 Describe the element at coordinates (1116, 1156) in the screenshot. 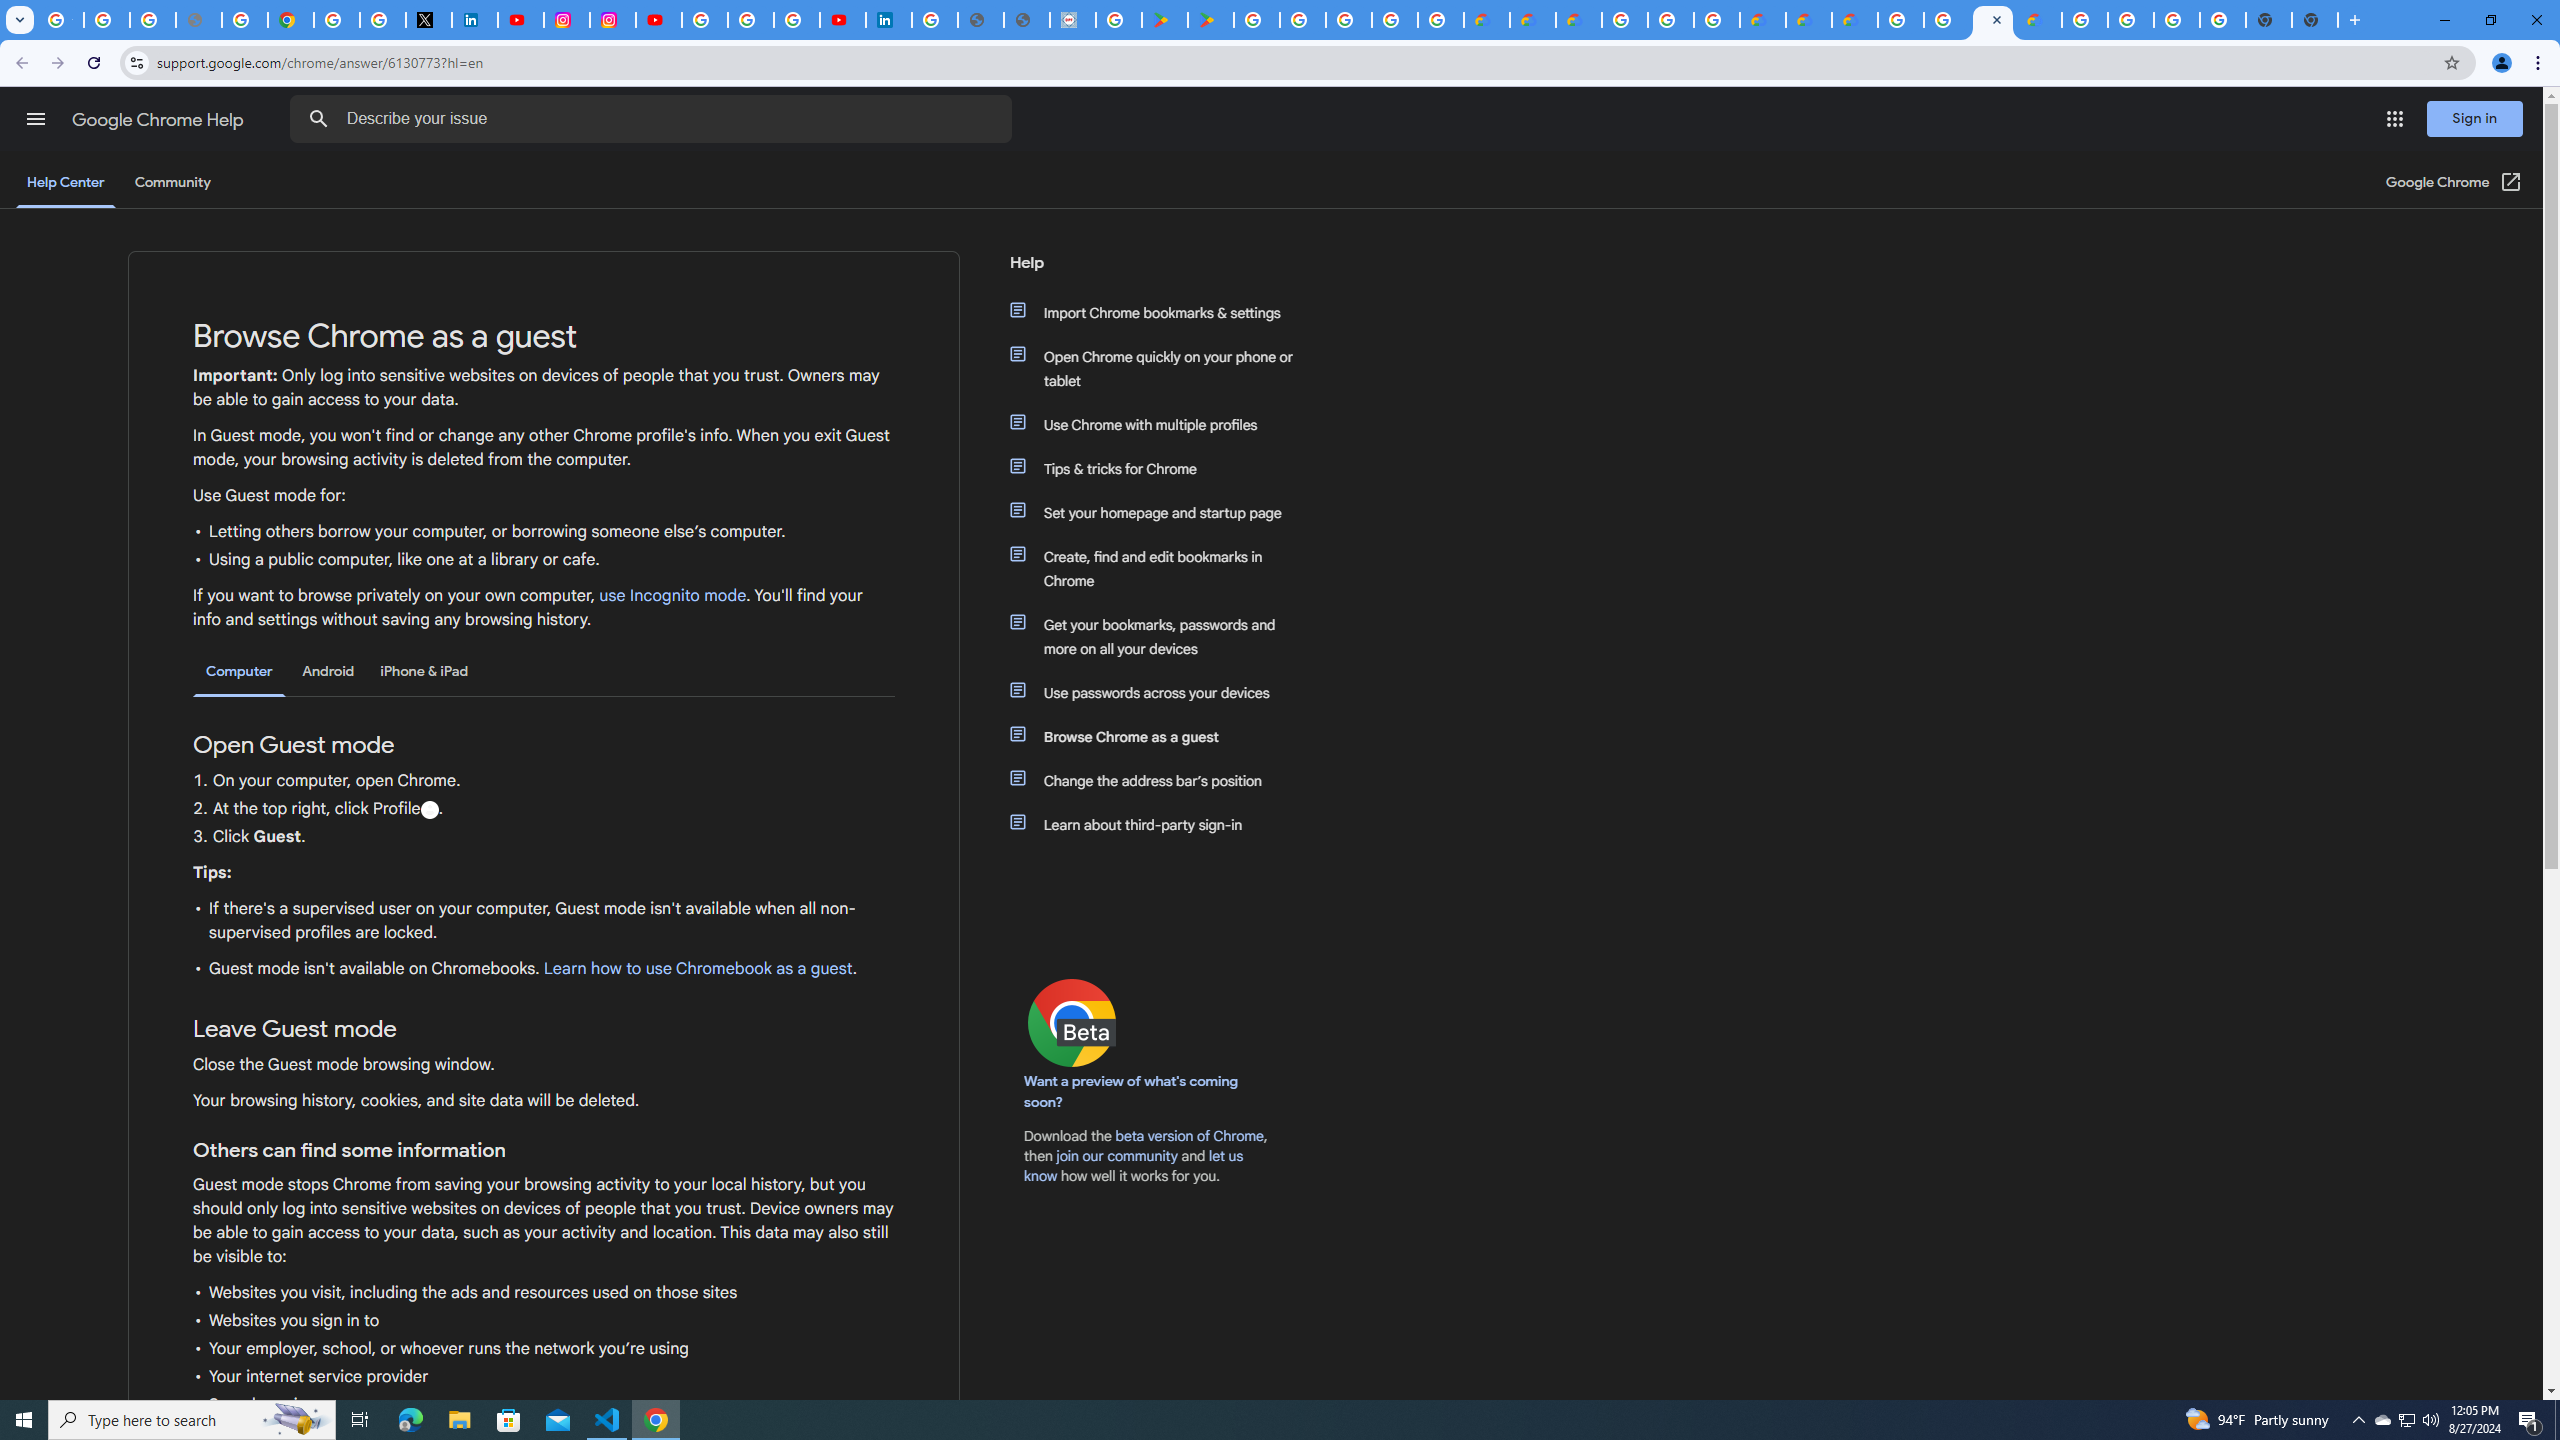

I see `'join our community'` at that location.